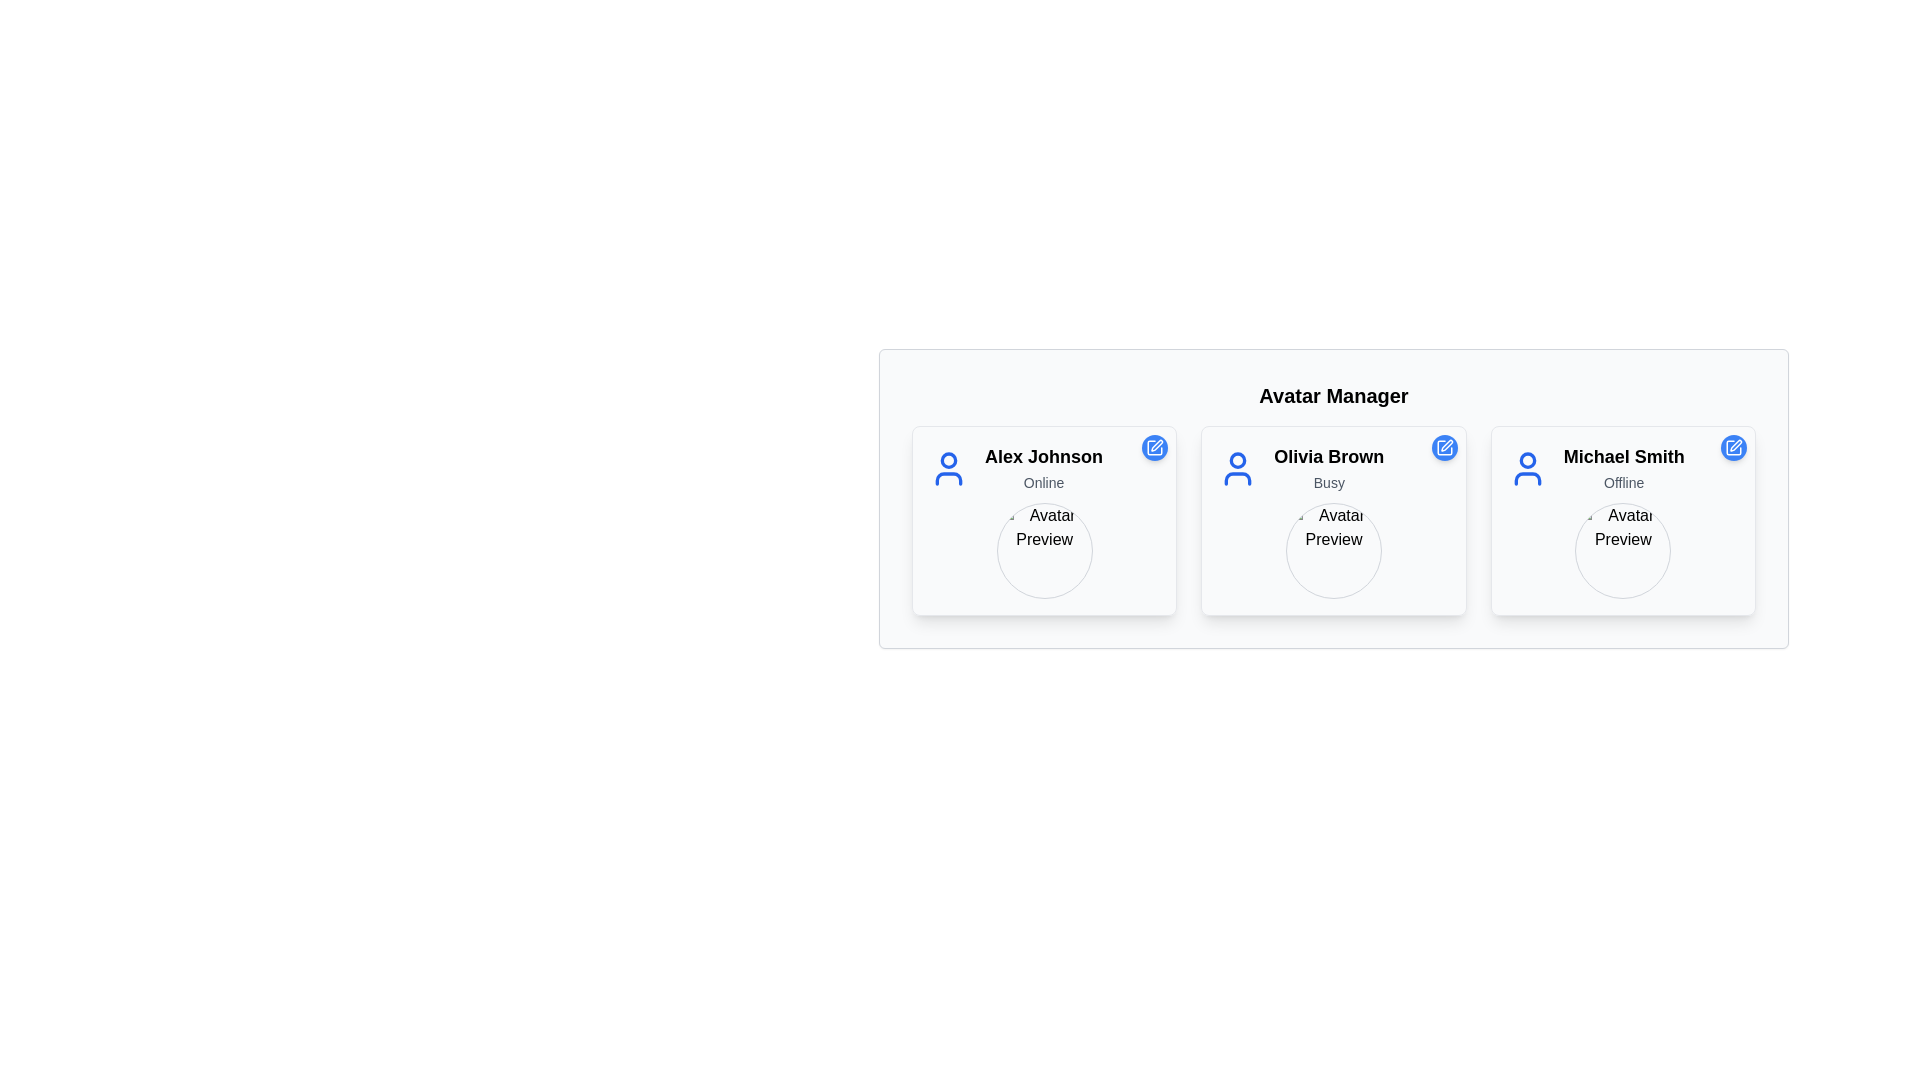  What do you see at coordinates (1329, 456) in the screenshot?
I see `the text label displaying 'Olivia Brown', which serves as the main identifier in the middle card of a three-card layout` at bounding box center [1329, 456].